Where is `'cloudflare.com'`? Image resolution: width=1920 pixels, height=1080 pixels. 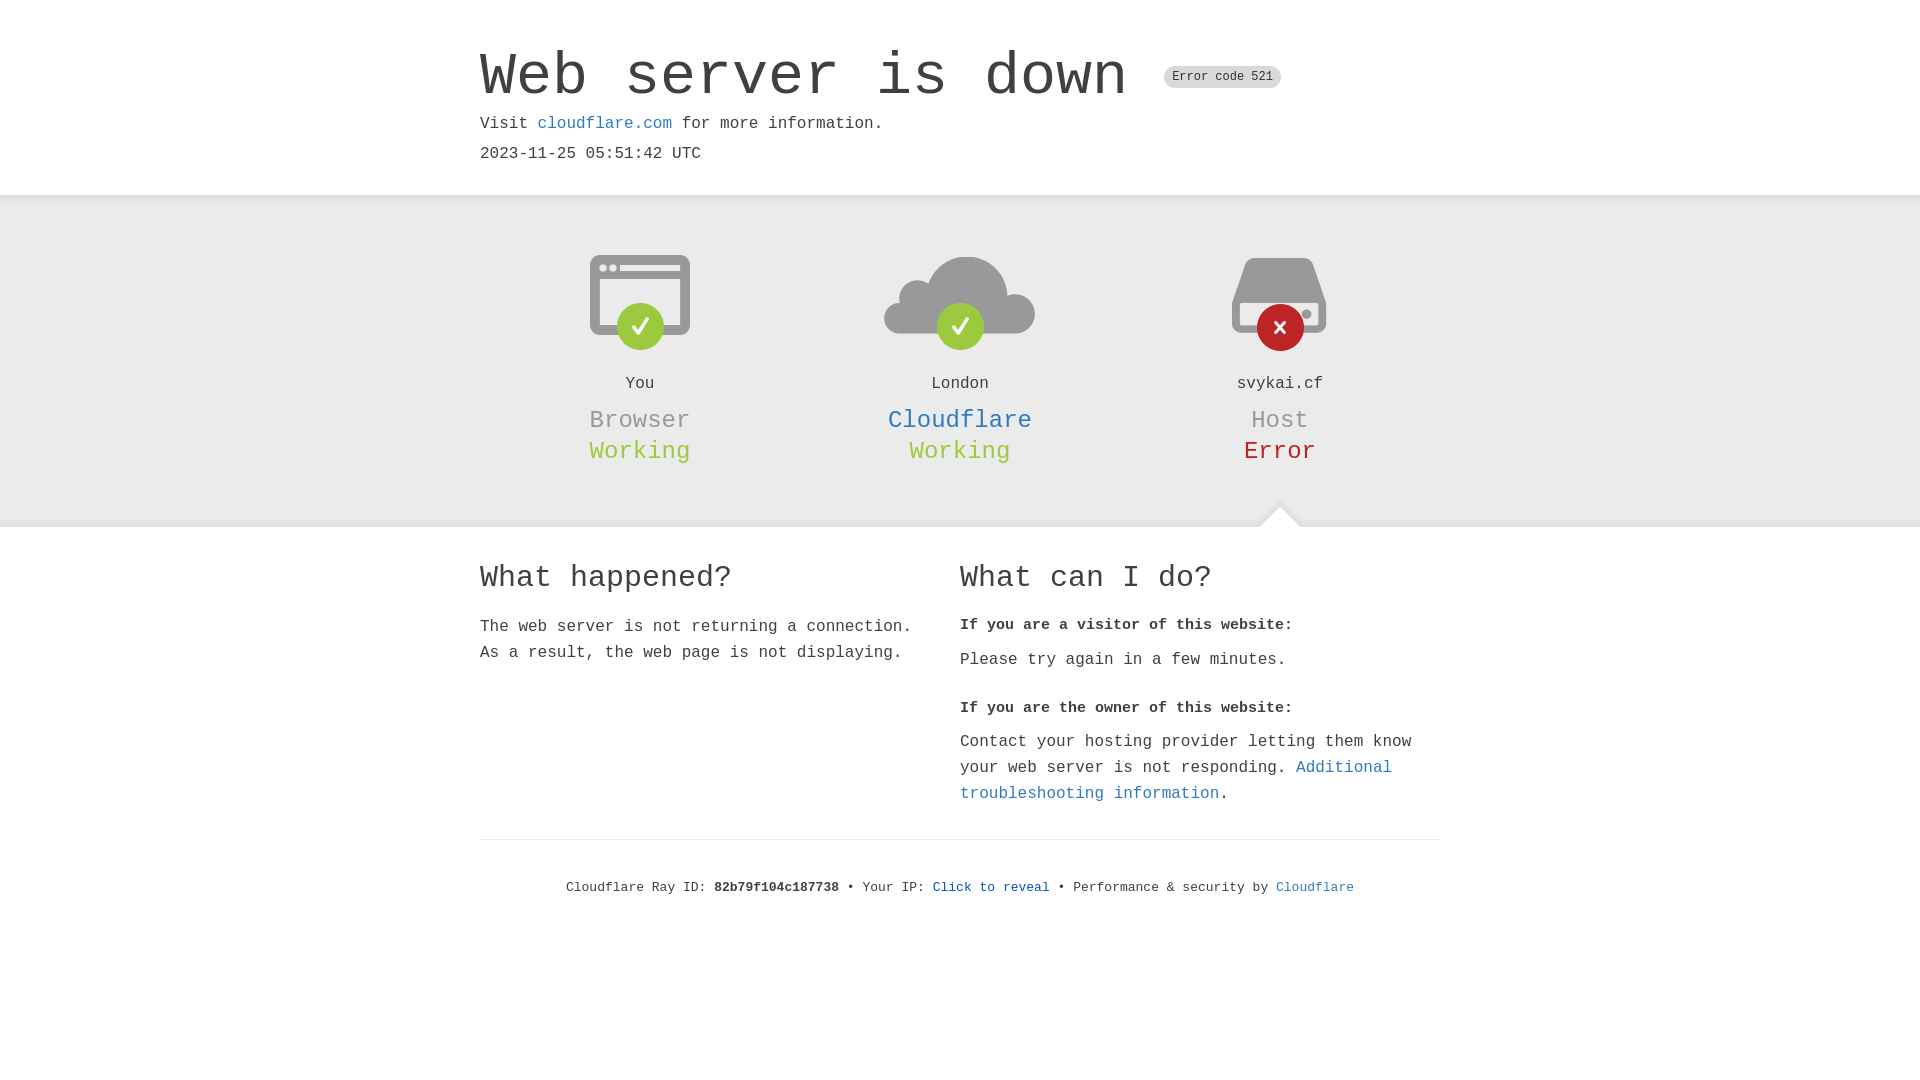
'cloudflare.com' is located at coordinates (537, 123).